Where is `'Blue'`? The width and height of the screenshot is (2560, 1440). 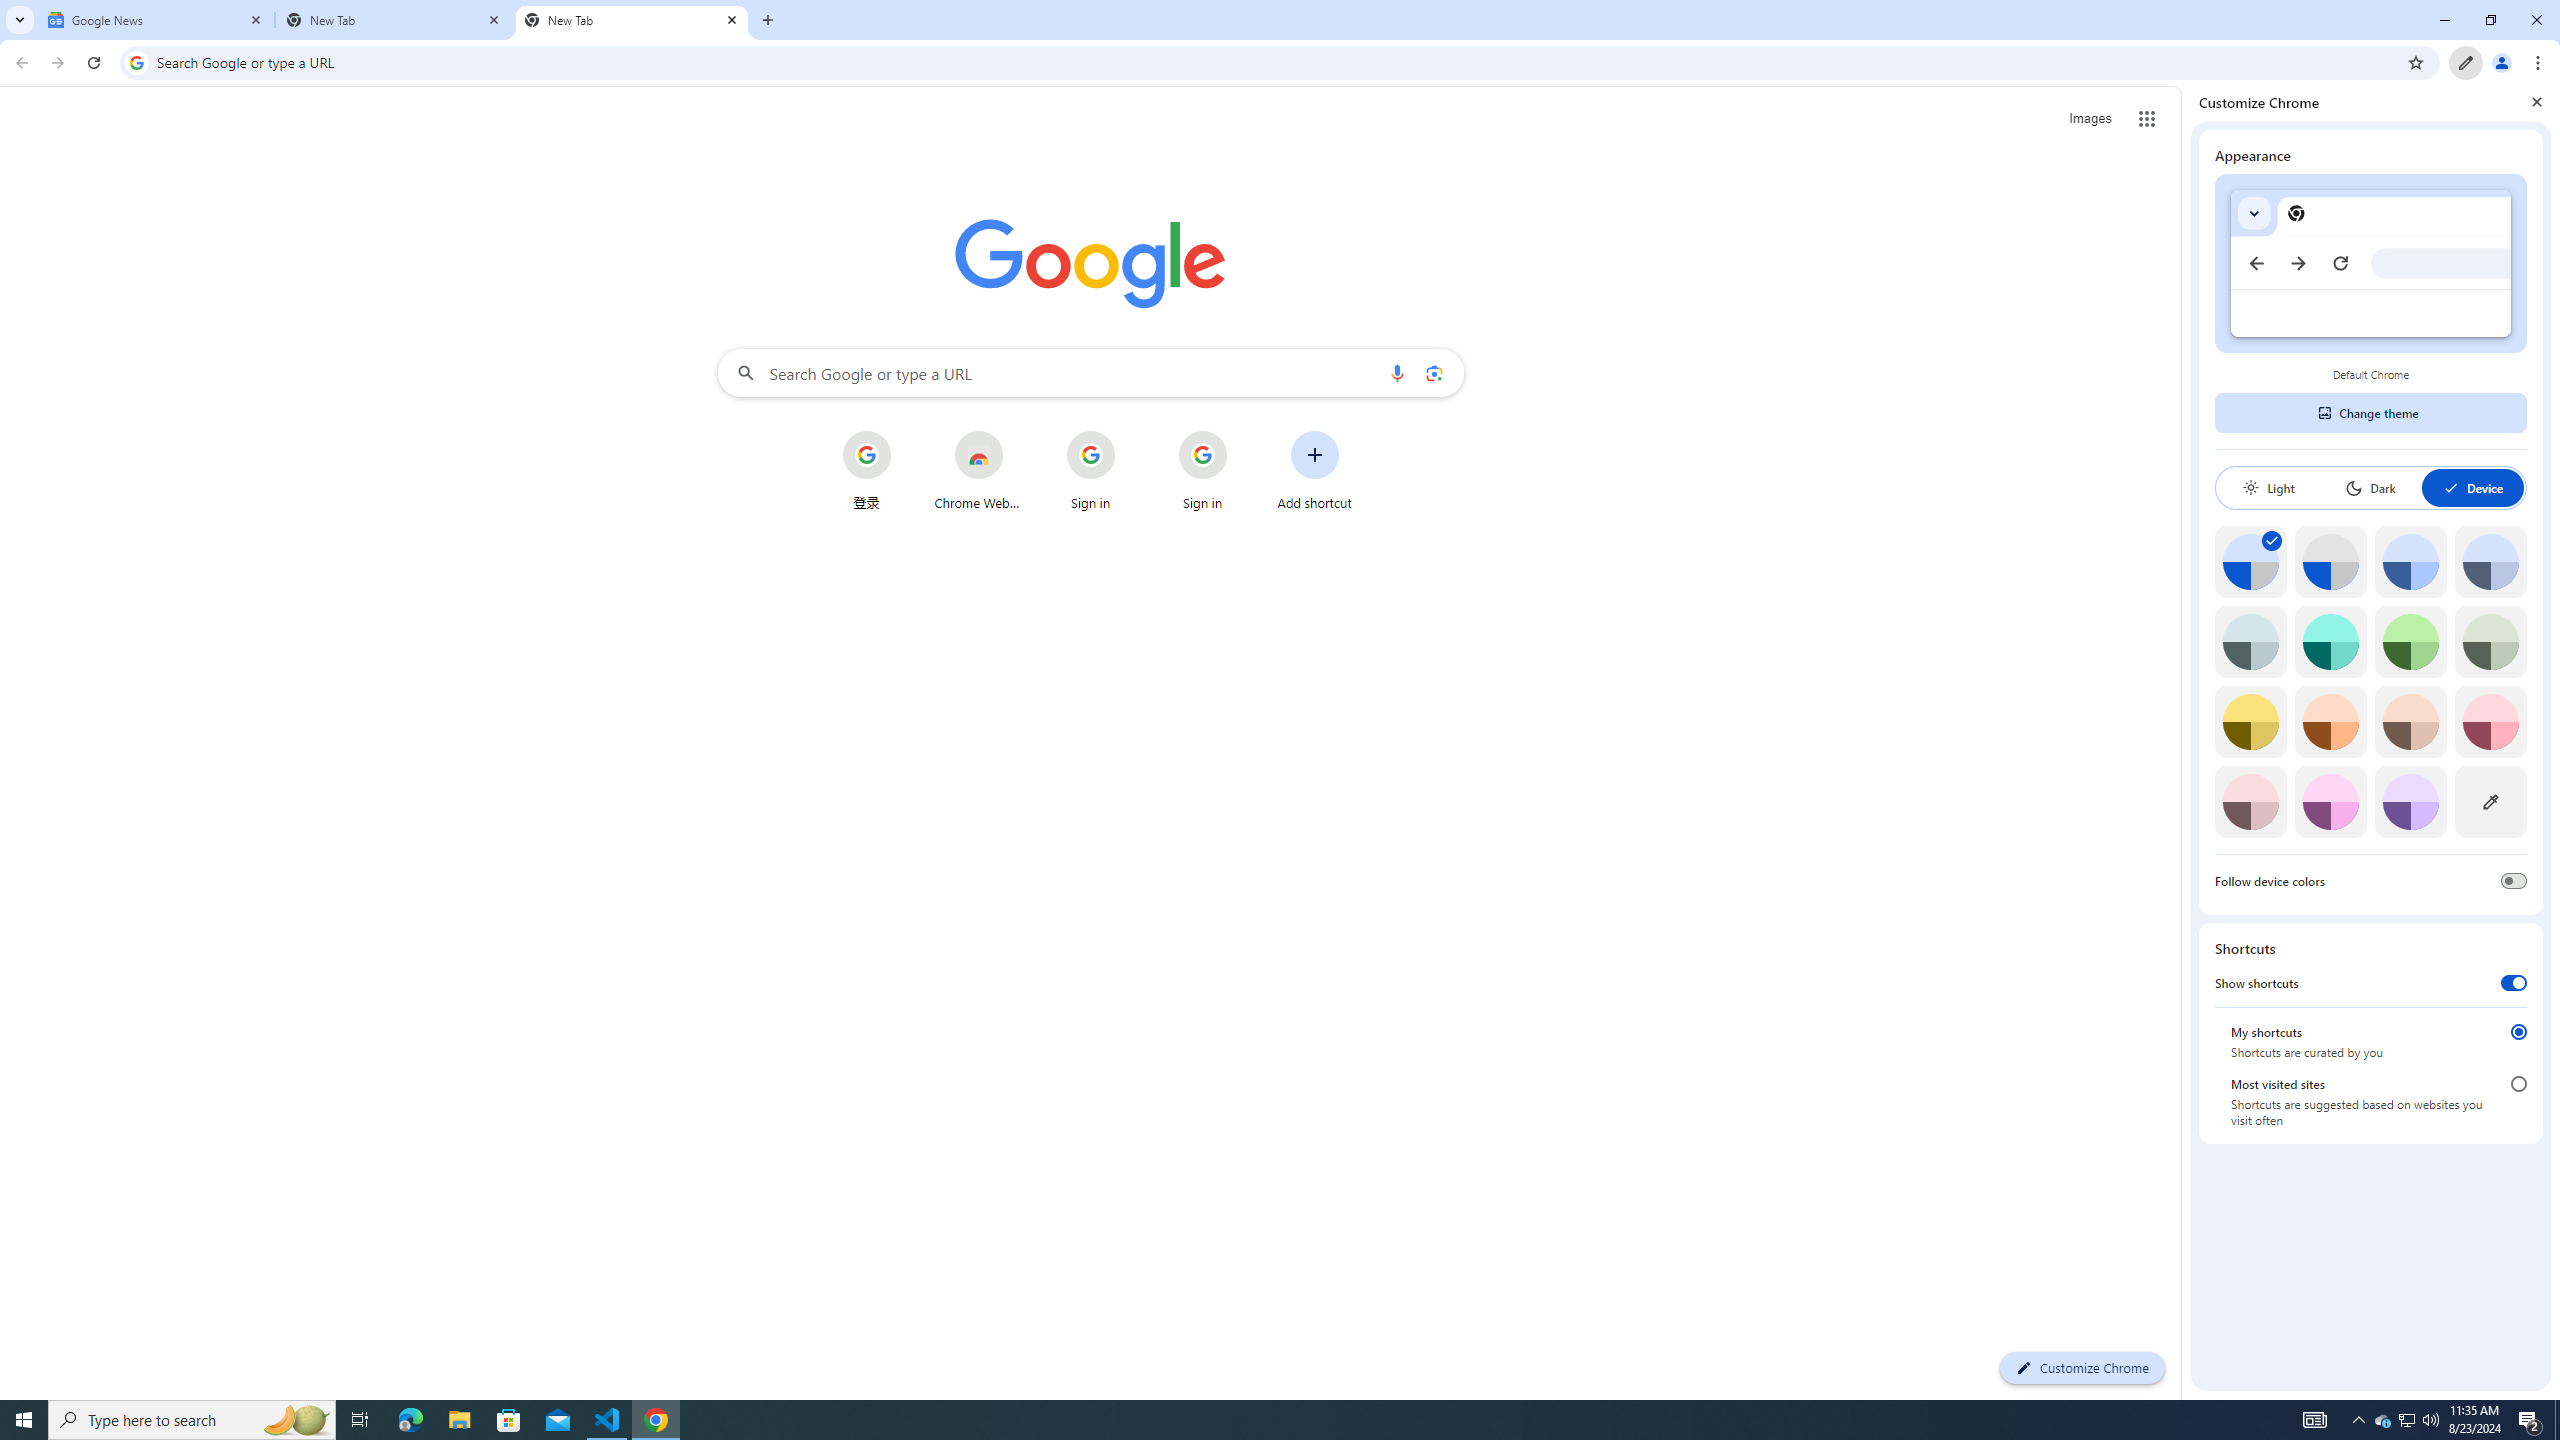 'Blue' is located at coordinates (2410, 560).